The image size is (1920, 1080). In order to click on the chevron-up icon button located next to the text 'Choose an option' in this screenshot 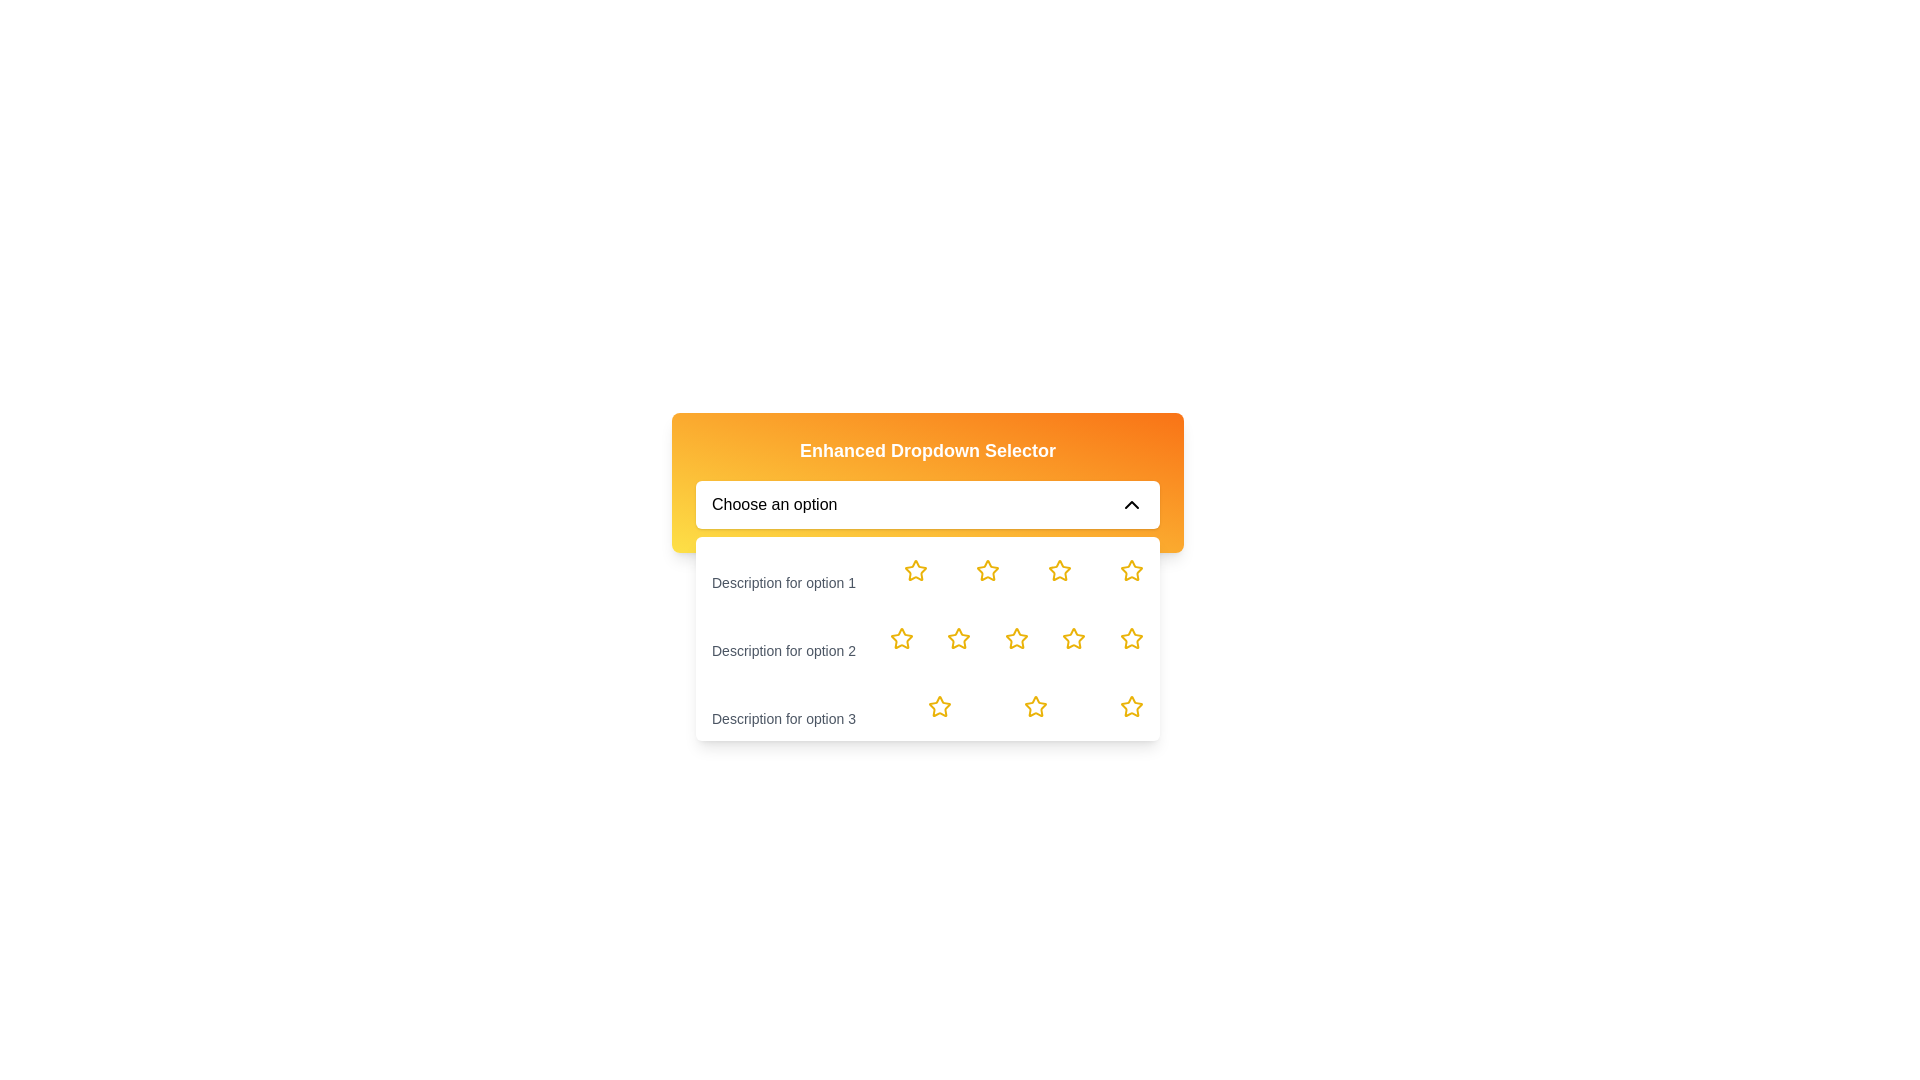, I will do `click(1132, 504)`.